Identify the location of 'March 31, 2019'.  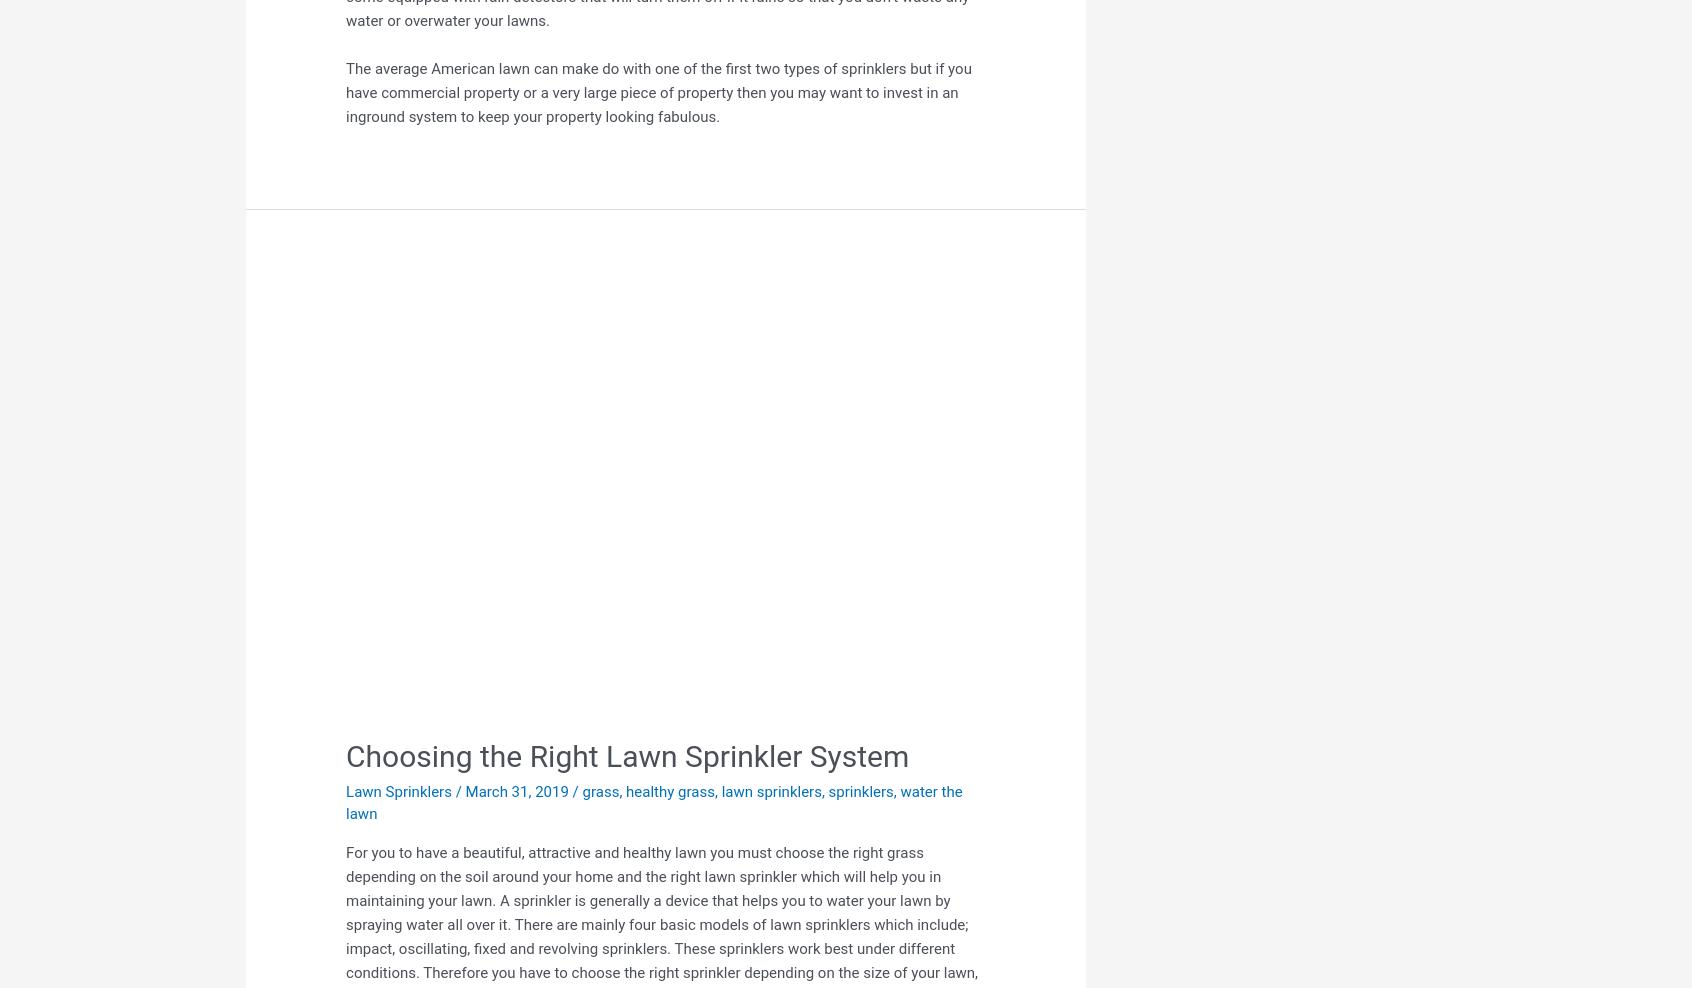
(518, 790).